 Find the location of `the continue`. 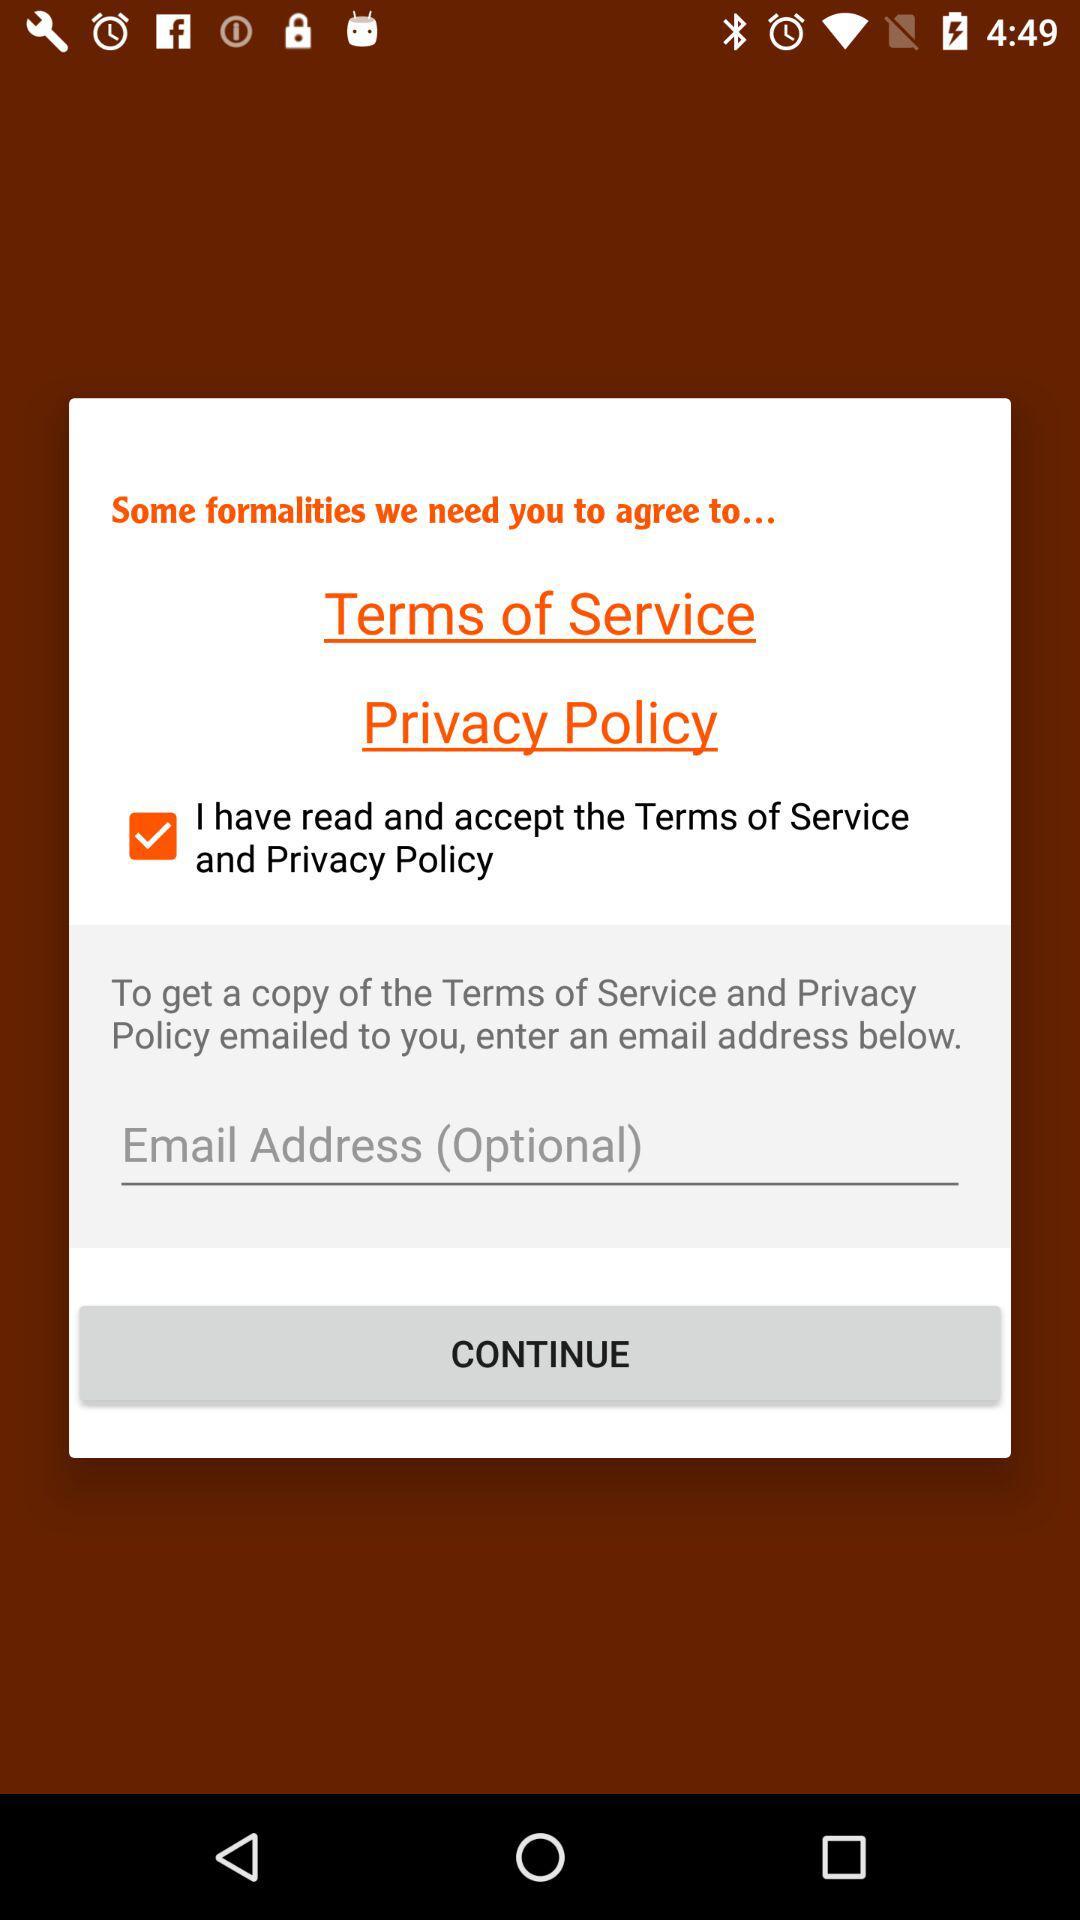

the continue is located at coordinates (540, 1353).